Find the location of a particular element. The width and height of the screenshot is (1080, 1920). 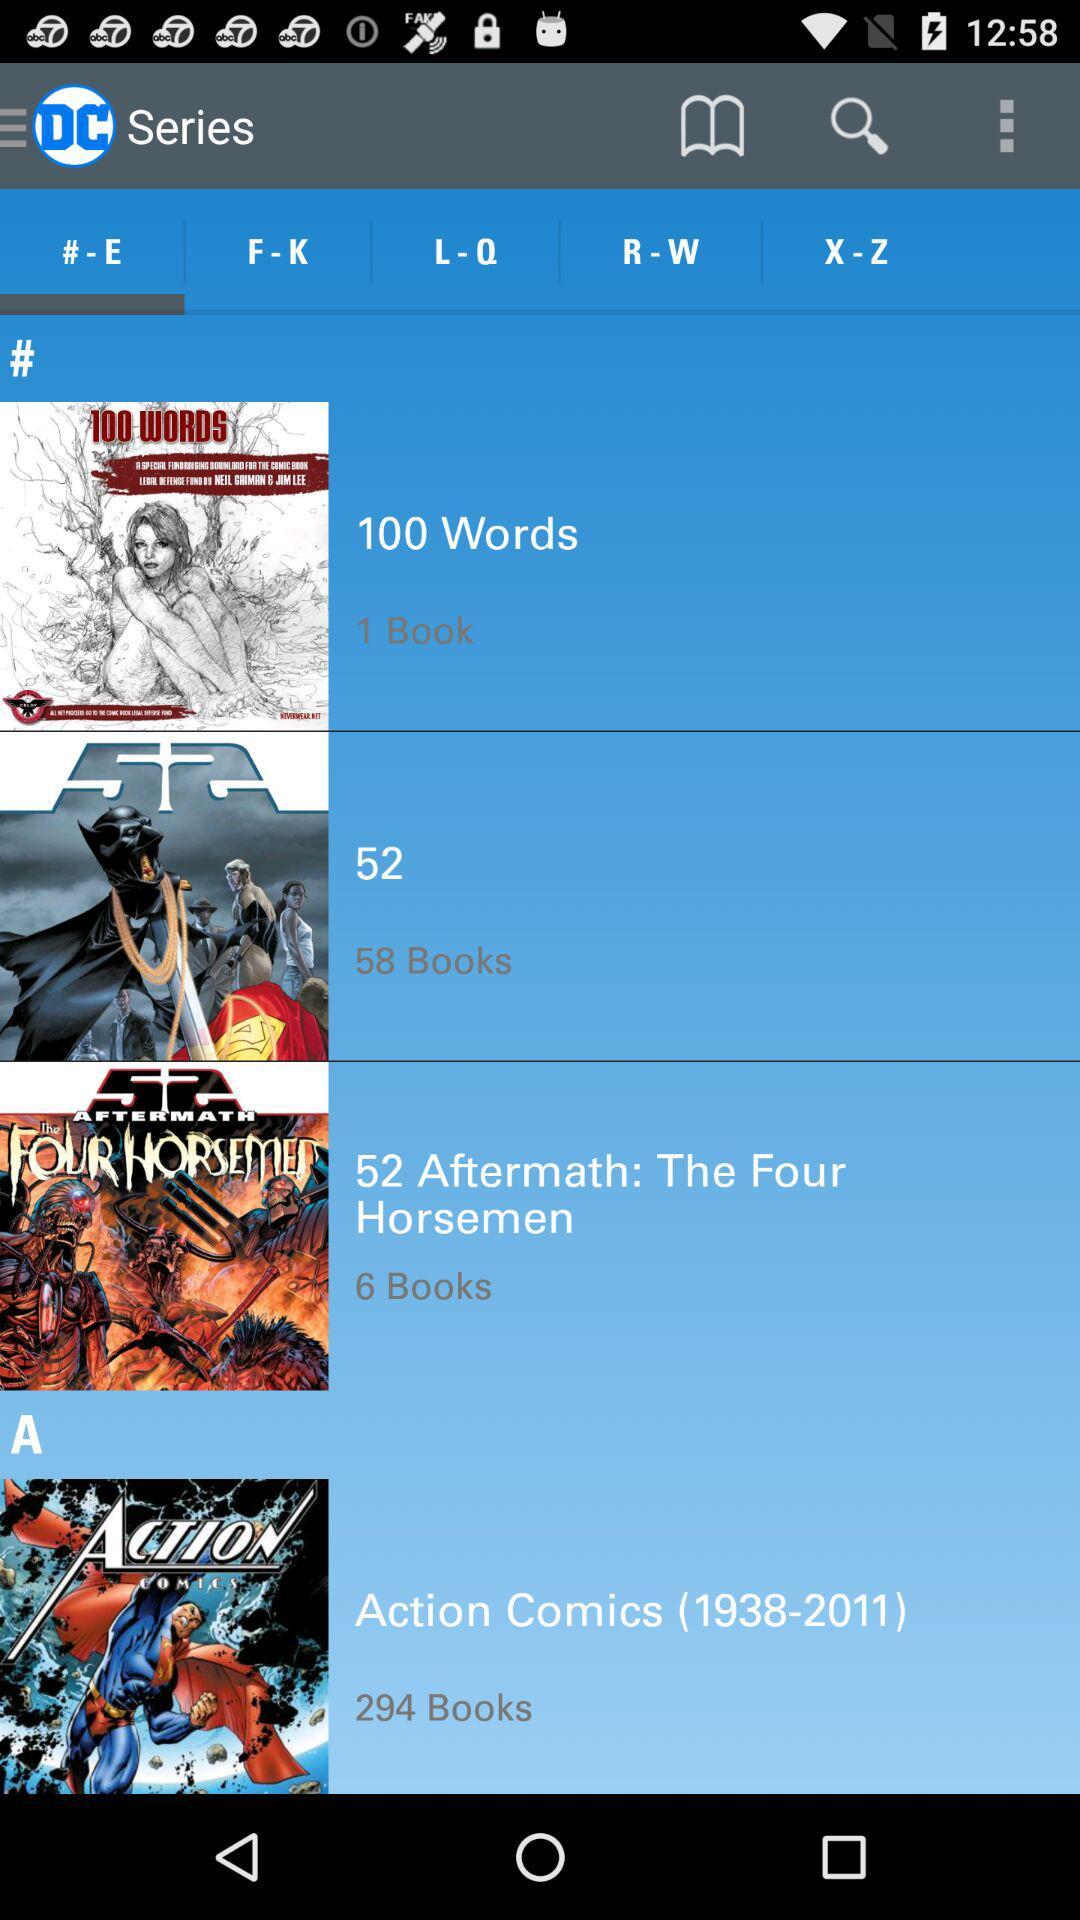

the item next to the x - z icon is located at coordinates (660, 251).